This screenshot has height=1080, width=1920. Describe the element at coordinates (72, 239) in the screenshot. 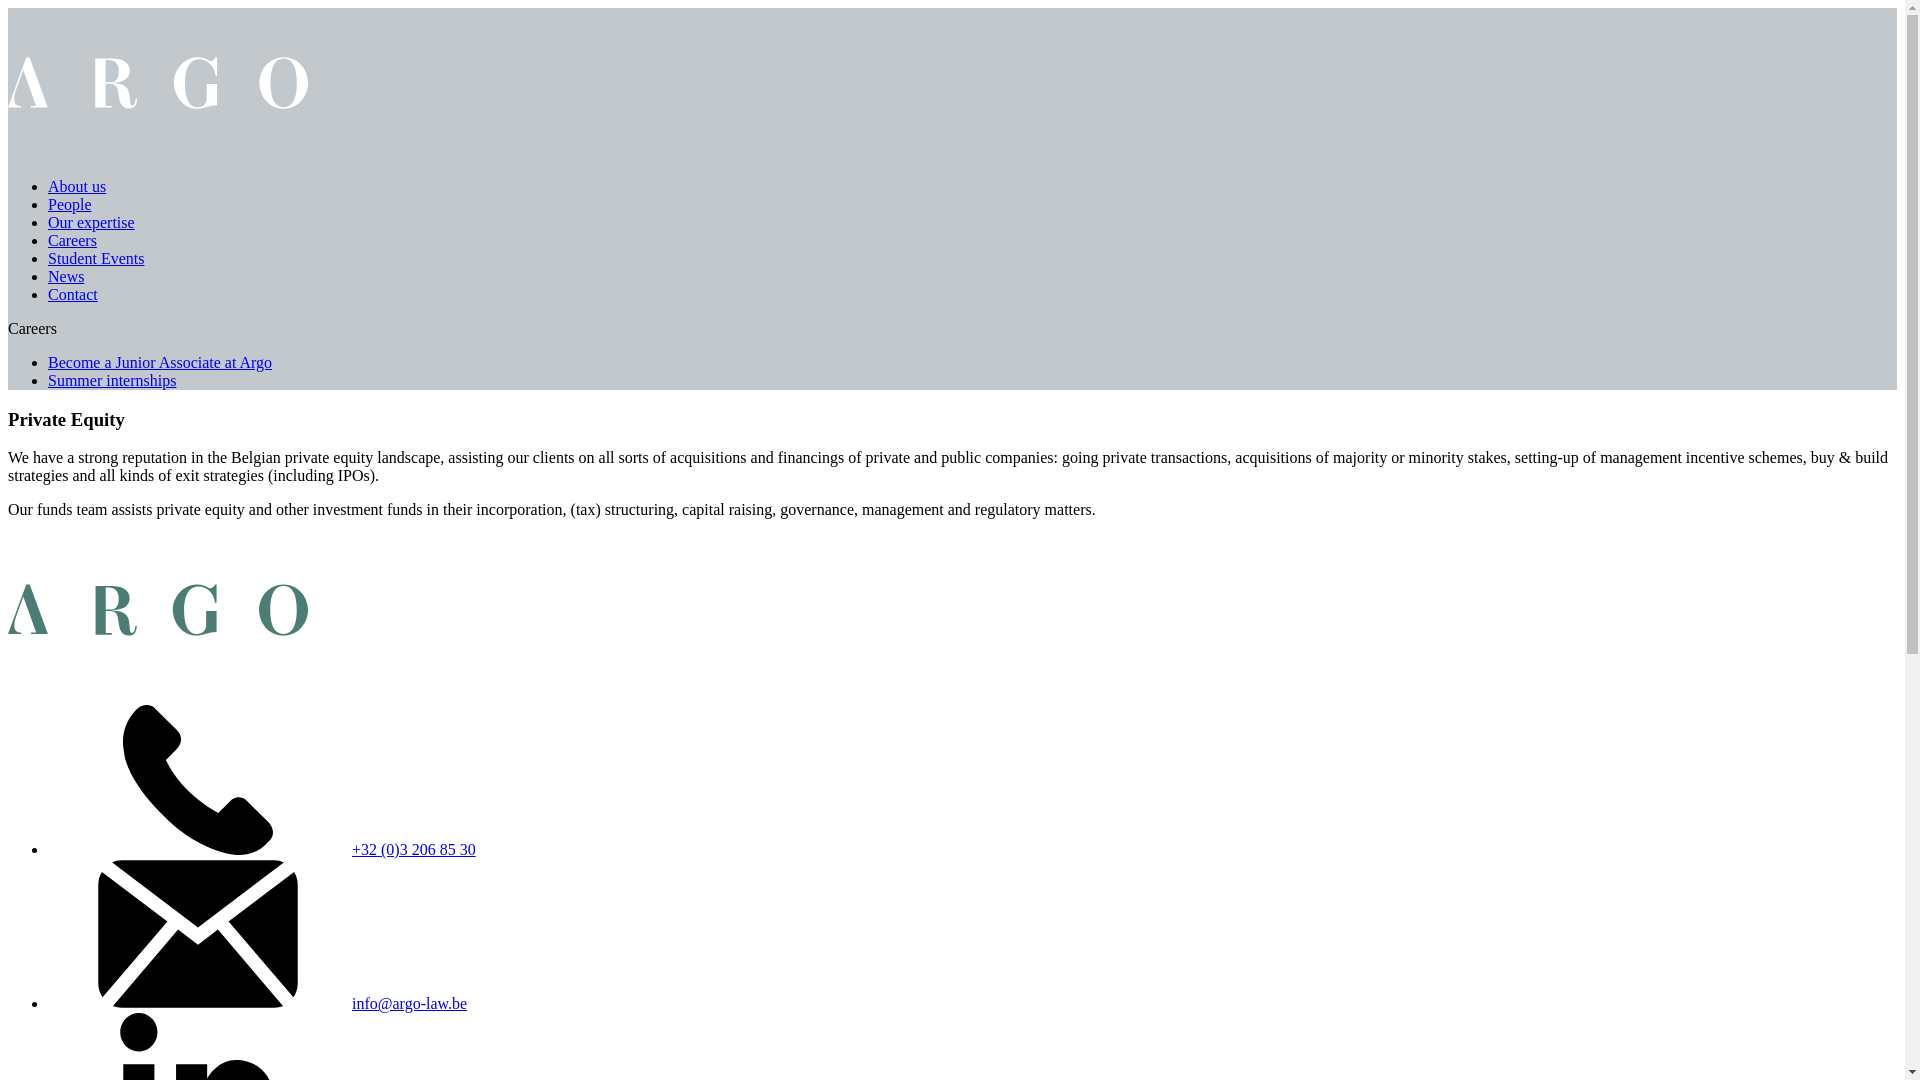

I see `'Careers'` at that location.